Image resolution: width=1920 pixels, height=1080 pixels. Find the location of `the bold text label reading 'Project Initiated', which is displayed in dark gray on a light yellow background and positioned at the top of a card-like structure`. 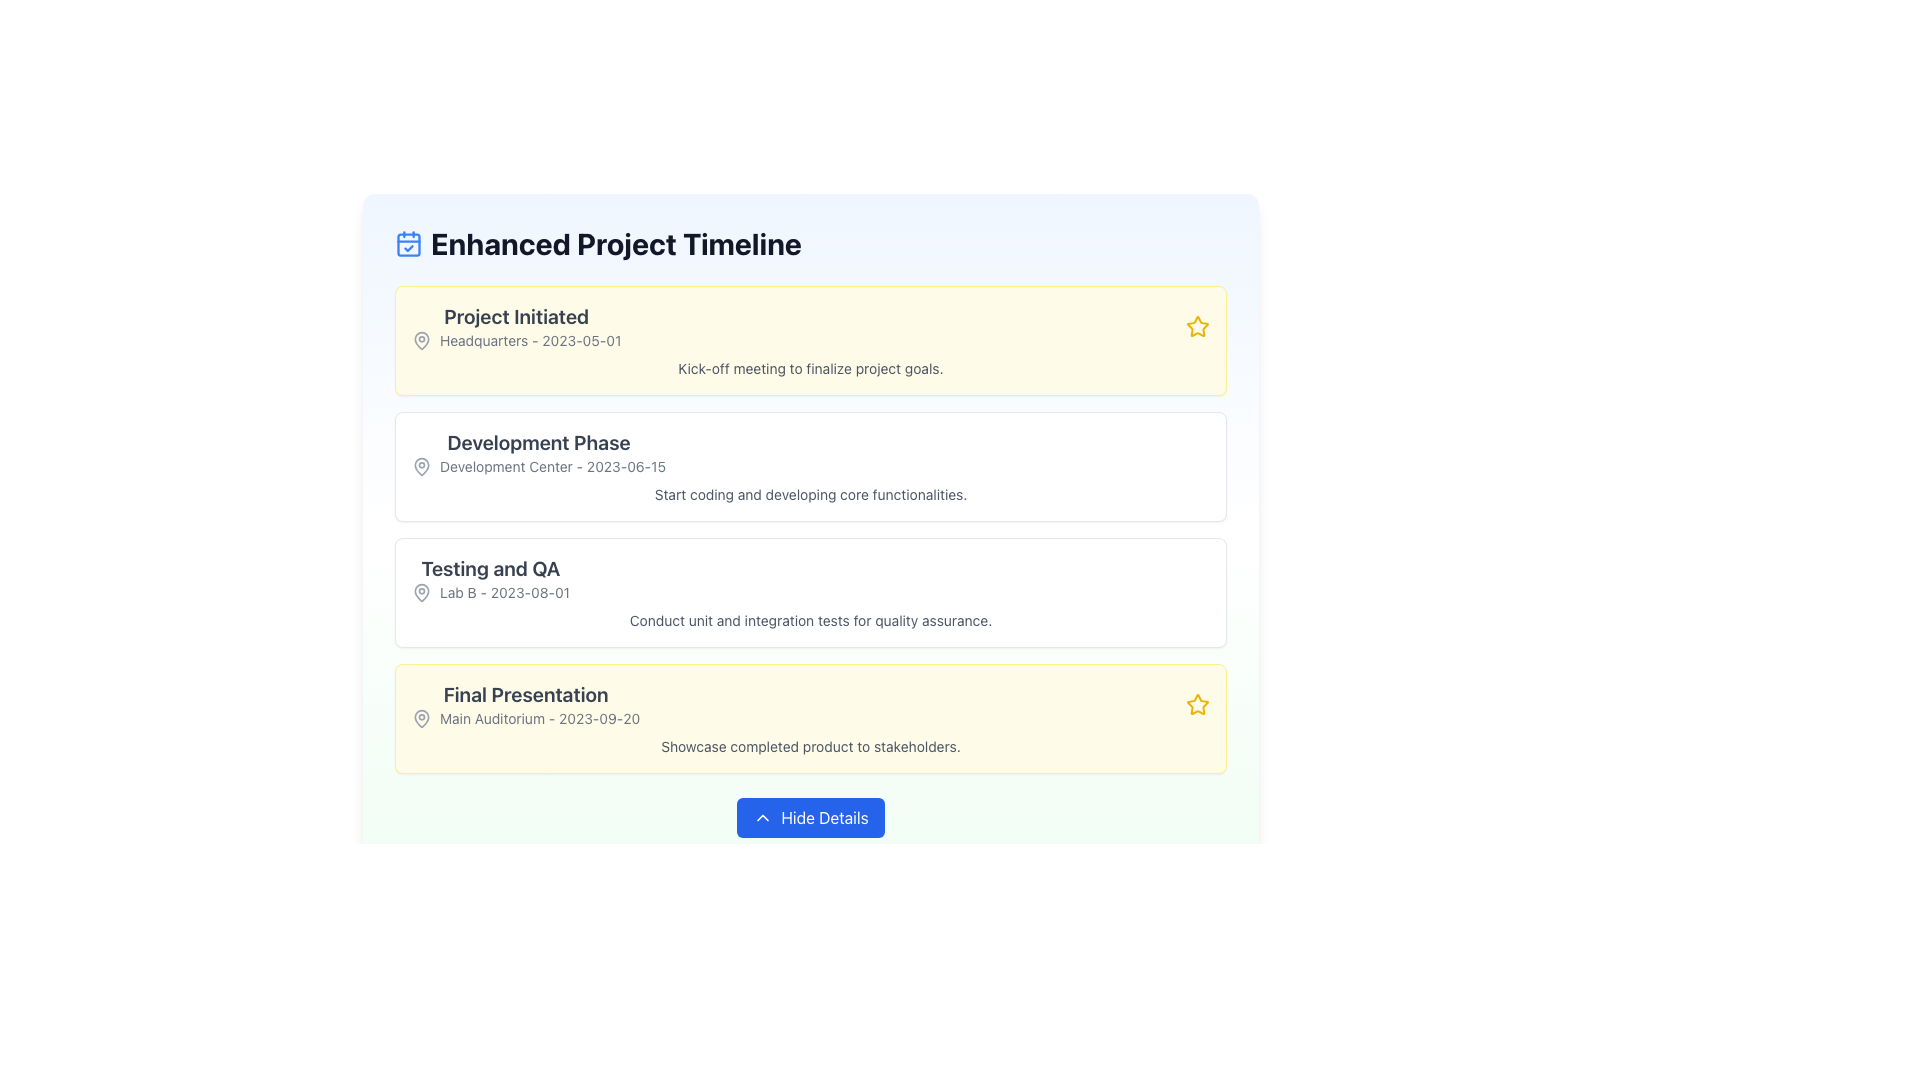

the bold text label reading 'Project Initiated', which is displayed in dark gray on a light yellow background and positioned at the top of a card-like structure is located at coordinates (516, 315).